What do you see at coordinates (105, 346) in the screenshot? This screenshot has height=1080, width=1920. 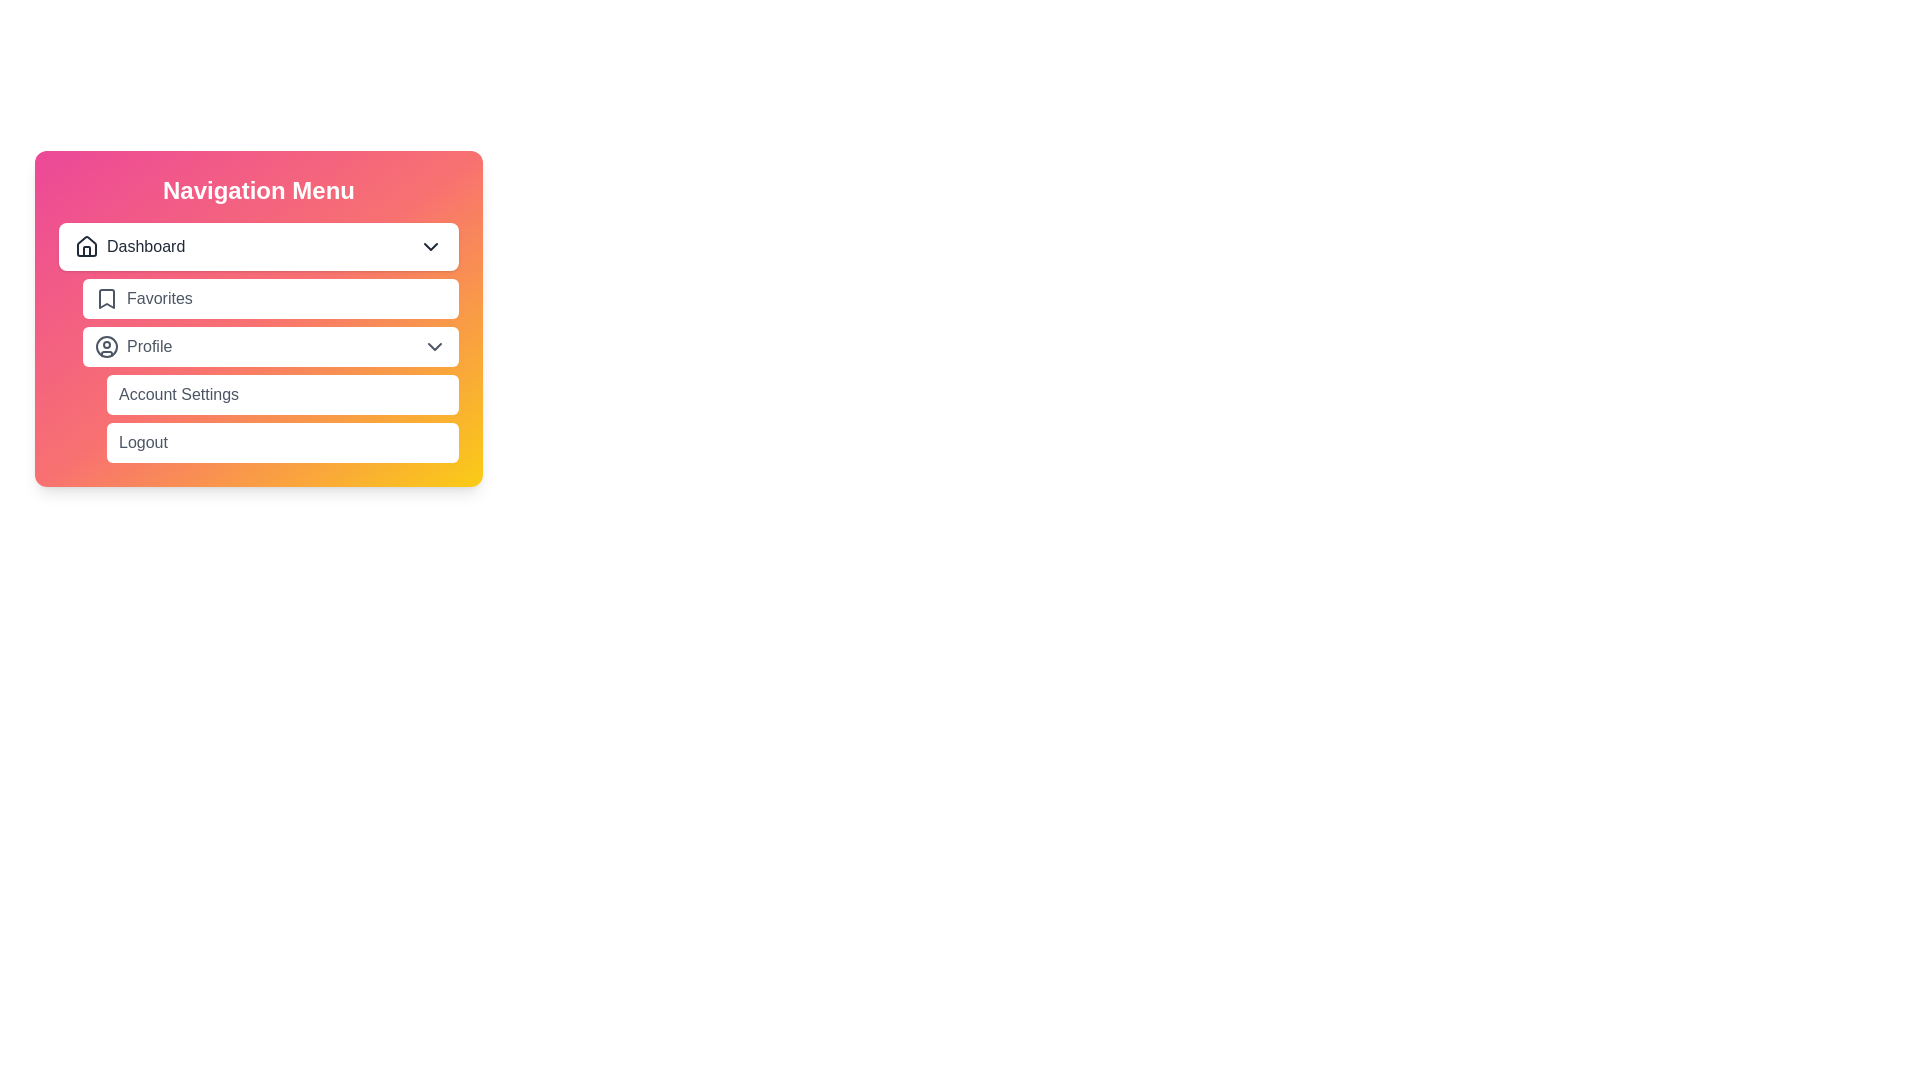 I see `the user profile icon, which is a circular outline with a smaller filled circle inside, located to the left of the text 'Profile' in the third row of the navigation menu` at bounding box center [105, 346].